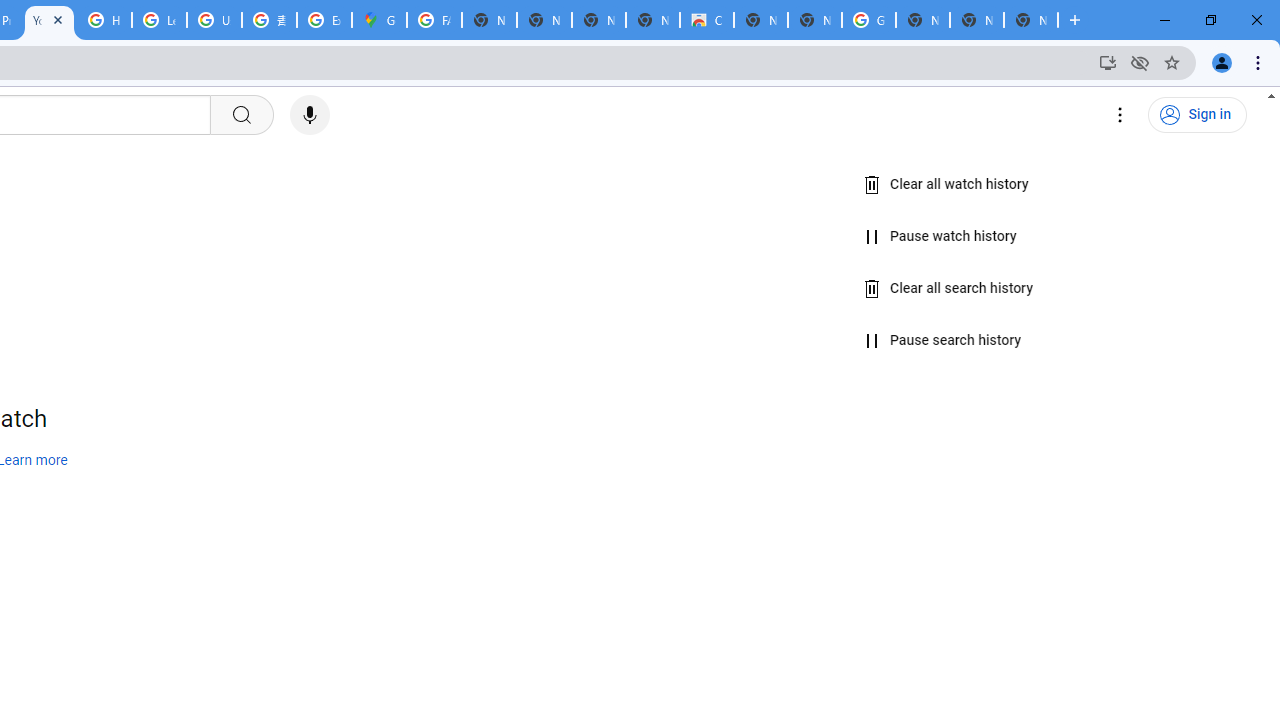 The height and width of the screenshot is (720, 1280). What do you see at coordinates (940, 235) in the screenshot?
I see `'Pause watch history'` at bounding box center [940, 235].